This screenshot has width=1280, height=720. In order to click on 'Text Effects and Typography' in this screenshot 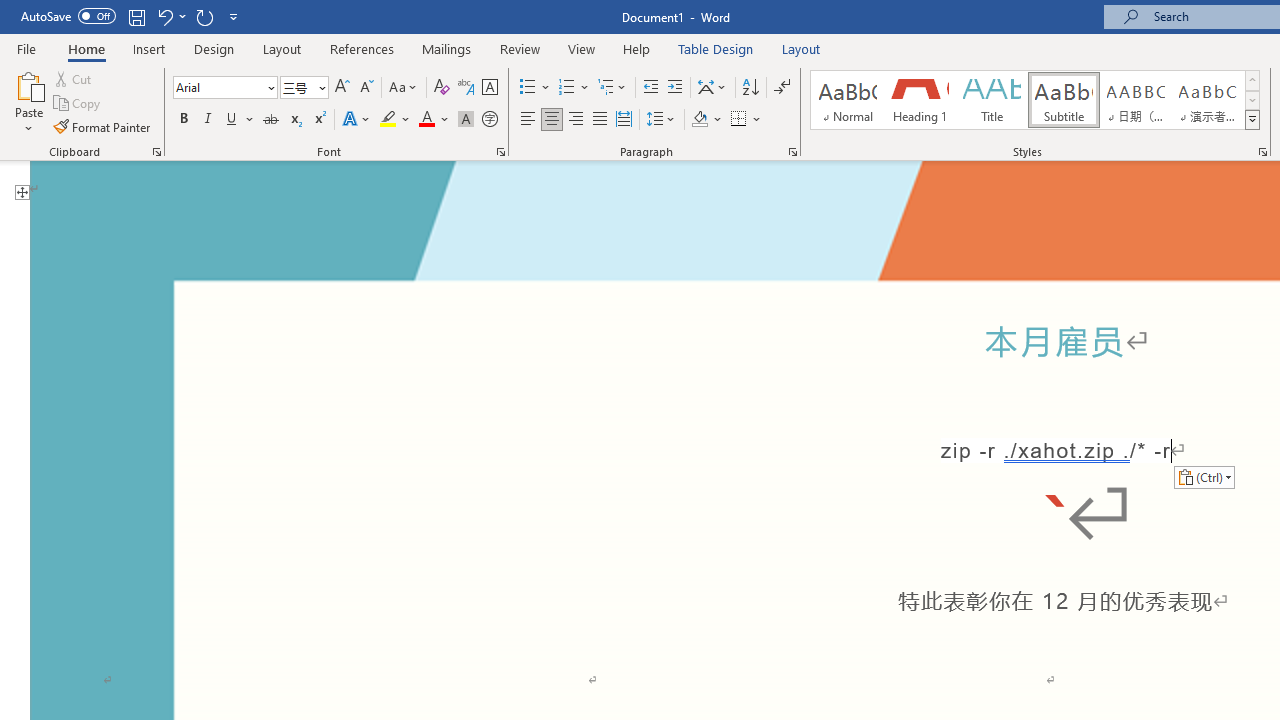, I will do `click(357, 119)`.